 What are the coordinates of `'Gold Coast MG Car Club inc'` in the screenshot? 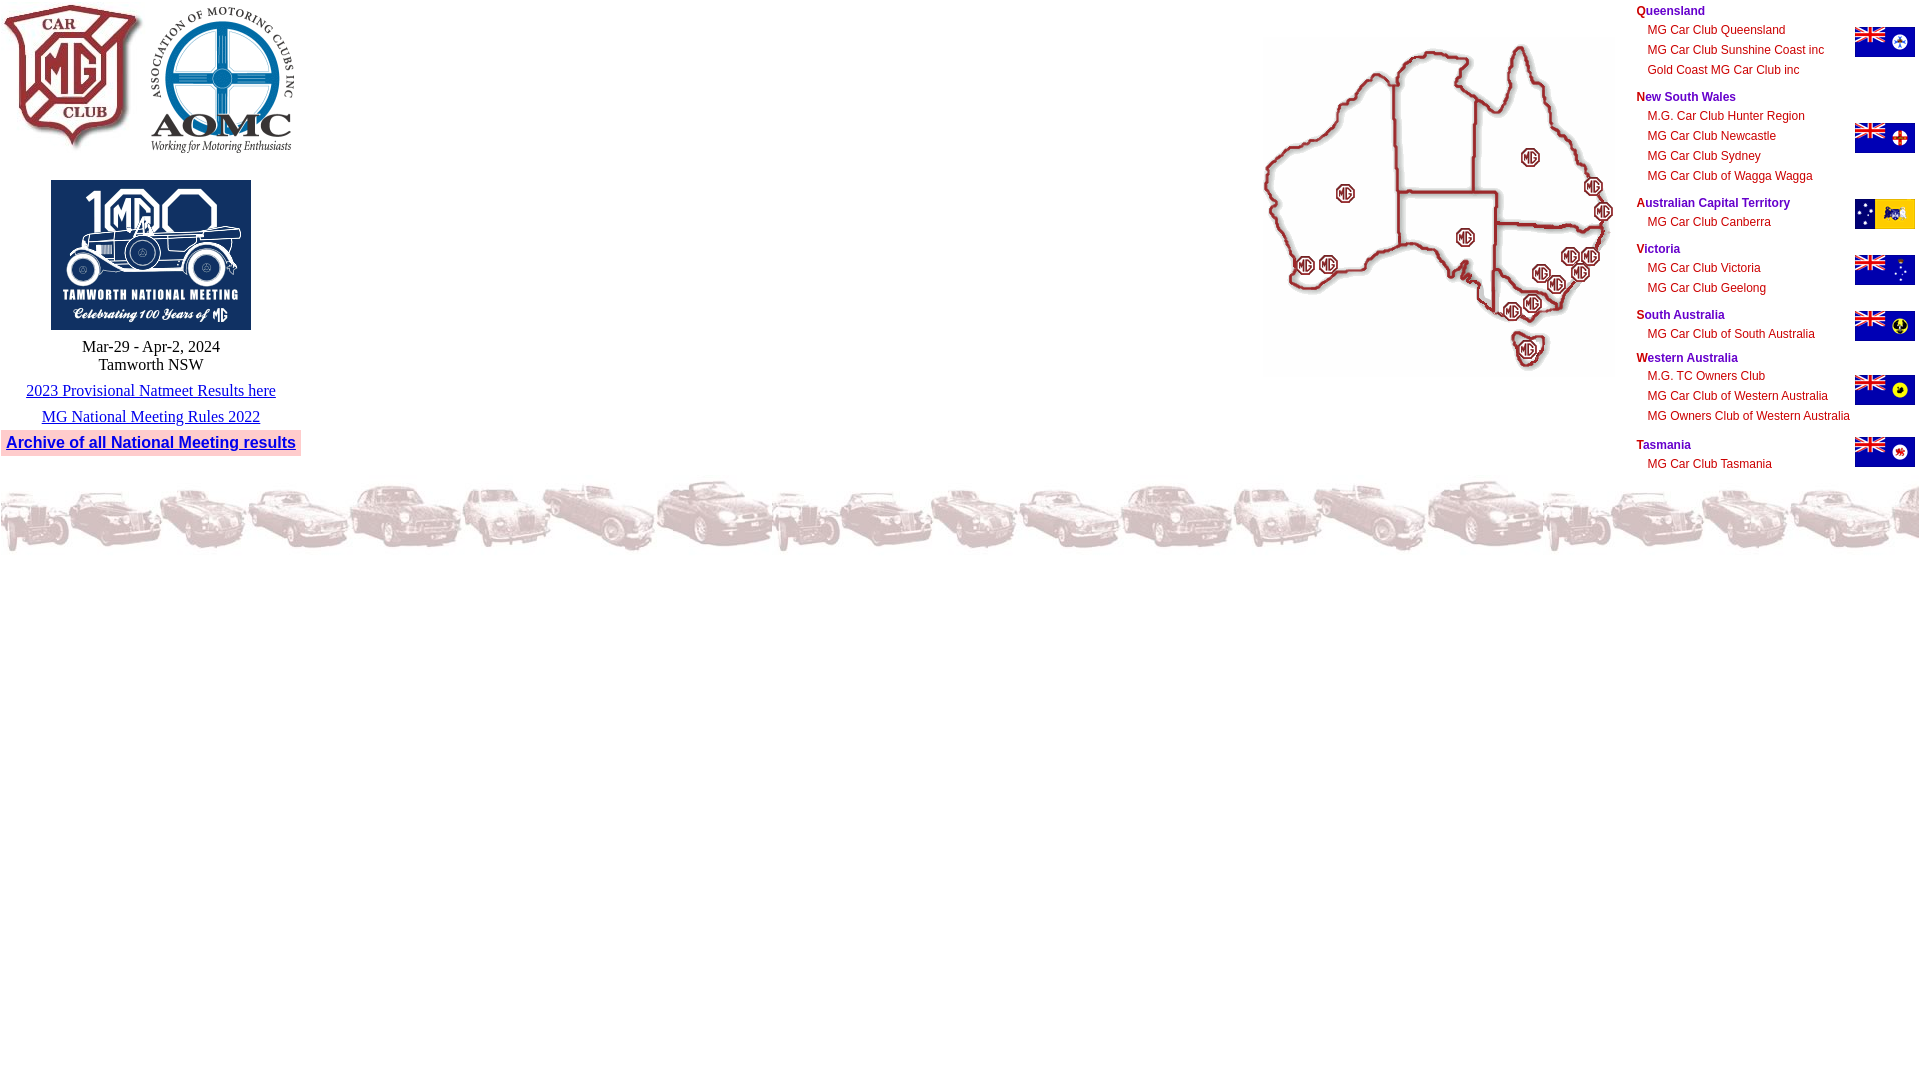 It's located at (1722, 68).